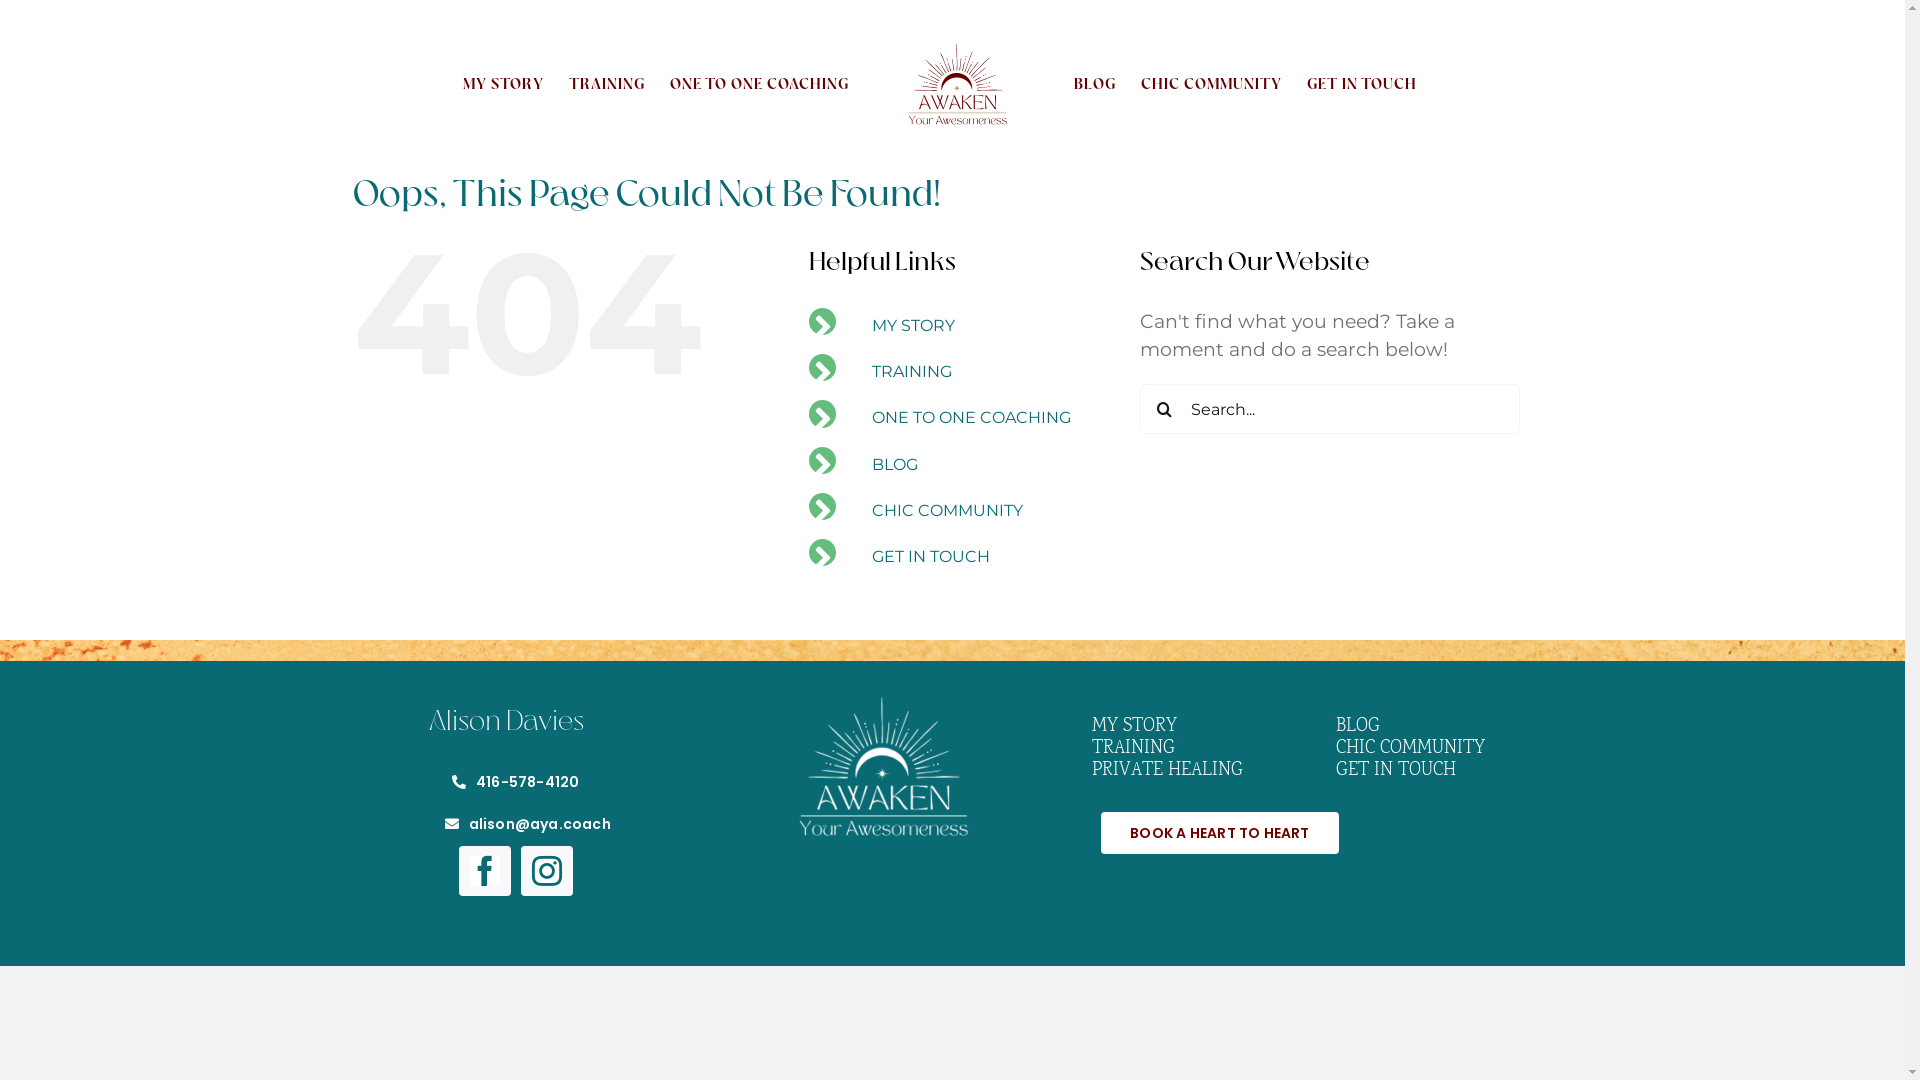 Image resolution: width=1920 pixels, height=1080 pixels. What do you see at coordinates (1218, 833) in the screenshot?
I see `'BOOK A HEART TO HEART'` at bounding box center [1218, 833].